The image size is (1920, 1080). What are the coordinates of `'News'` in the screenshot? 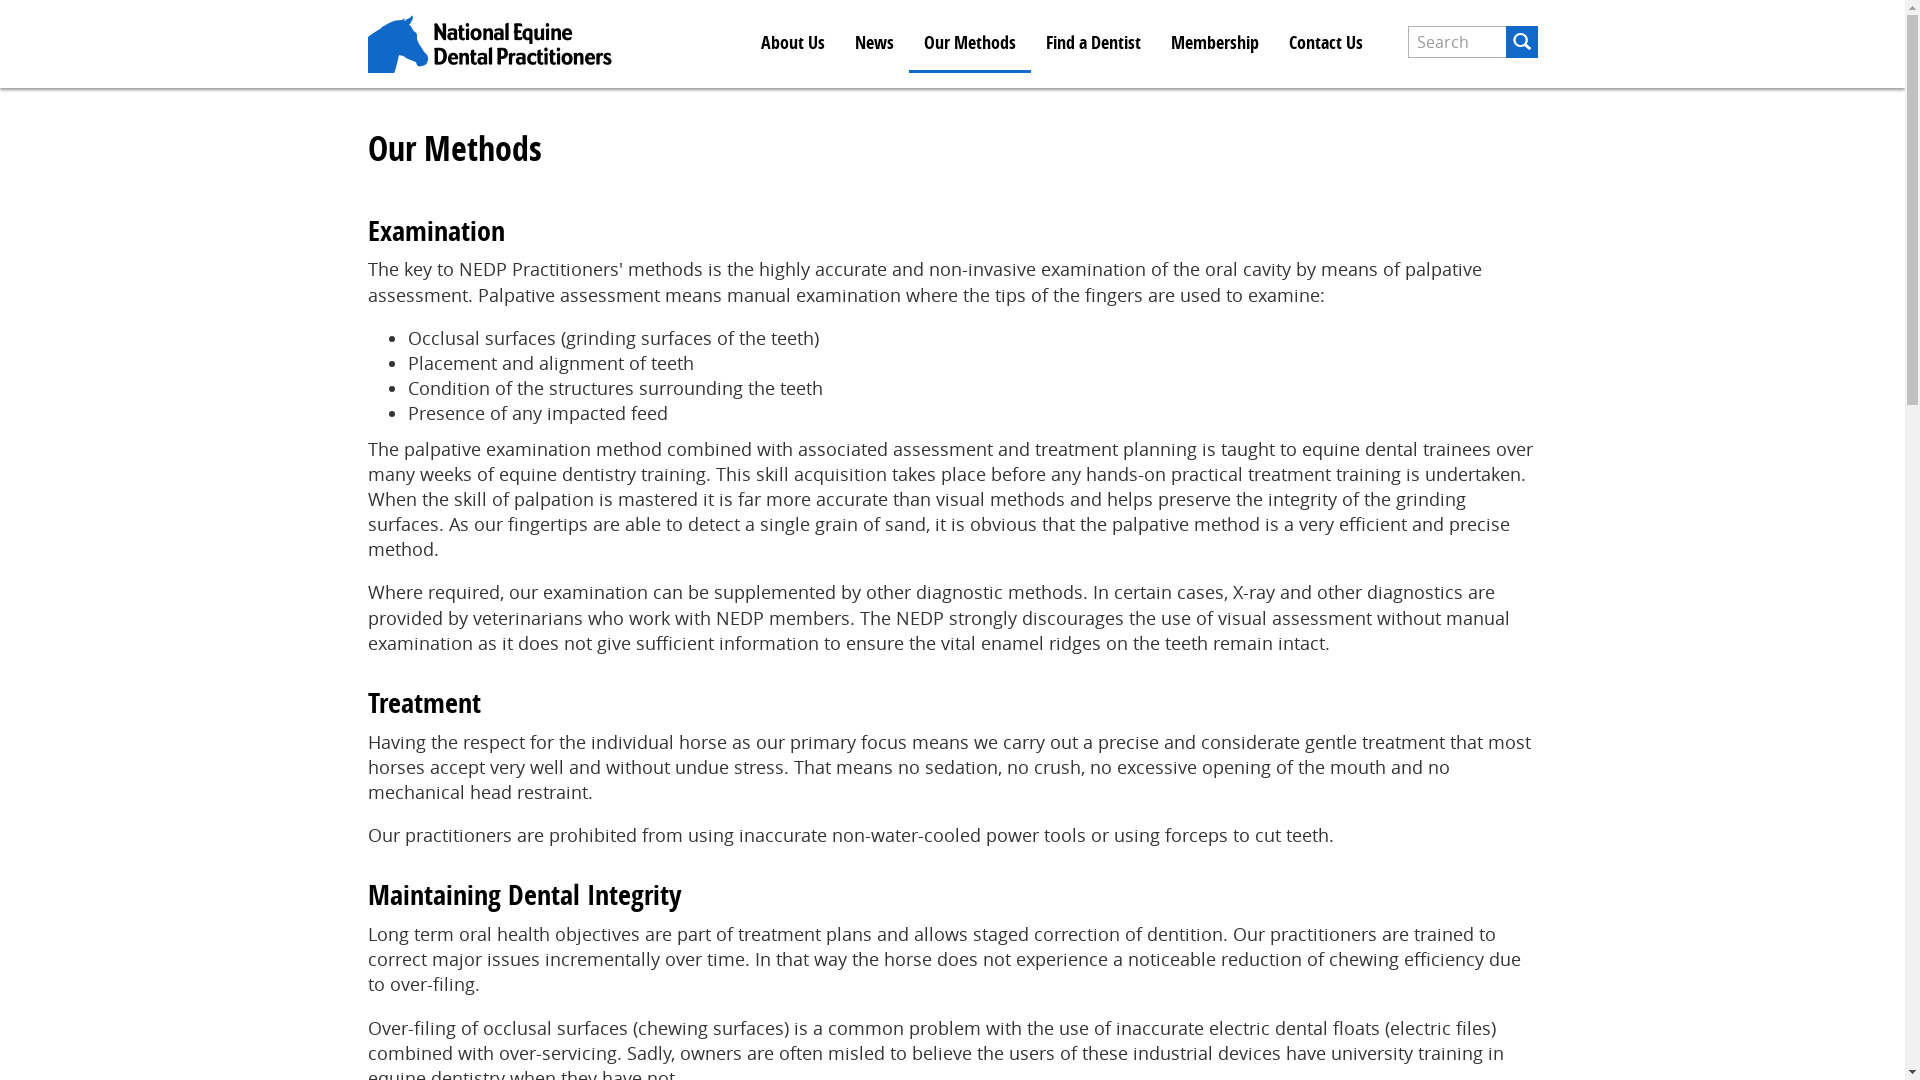 It's located at (874, 43).